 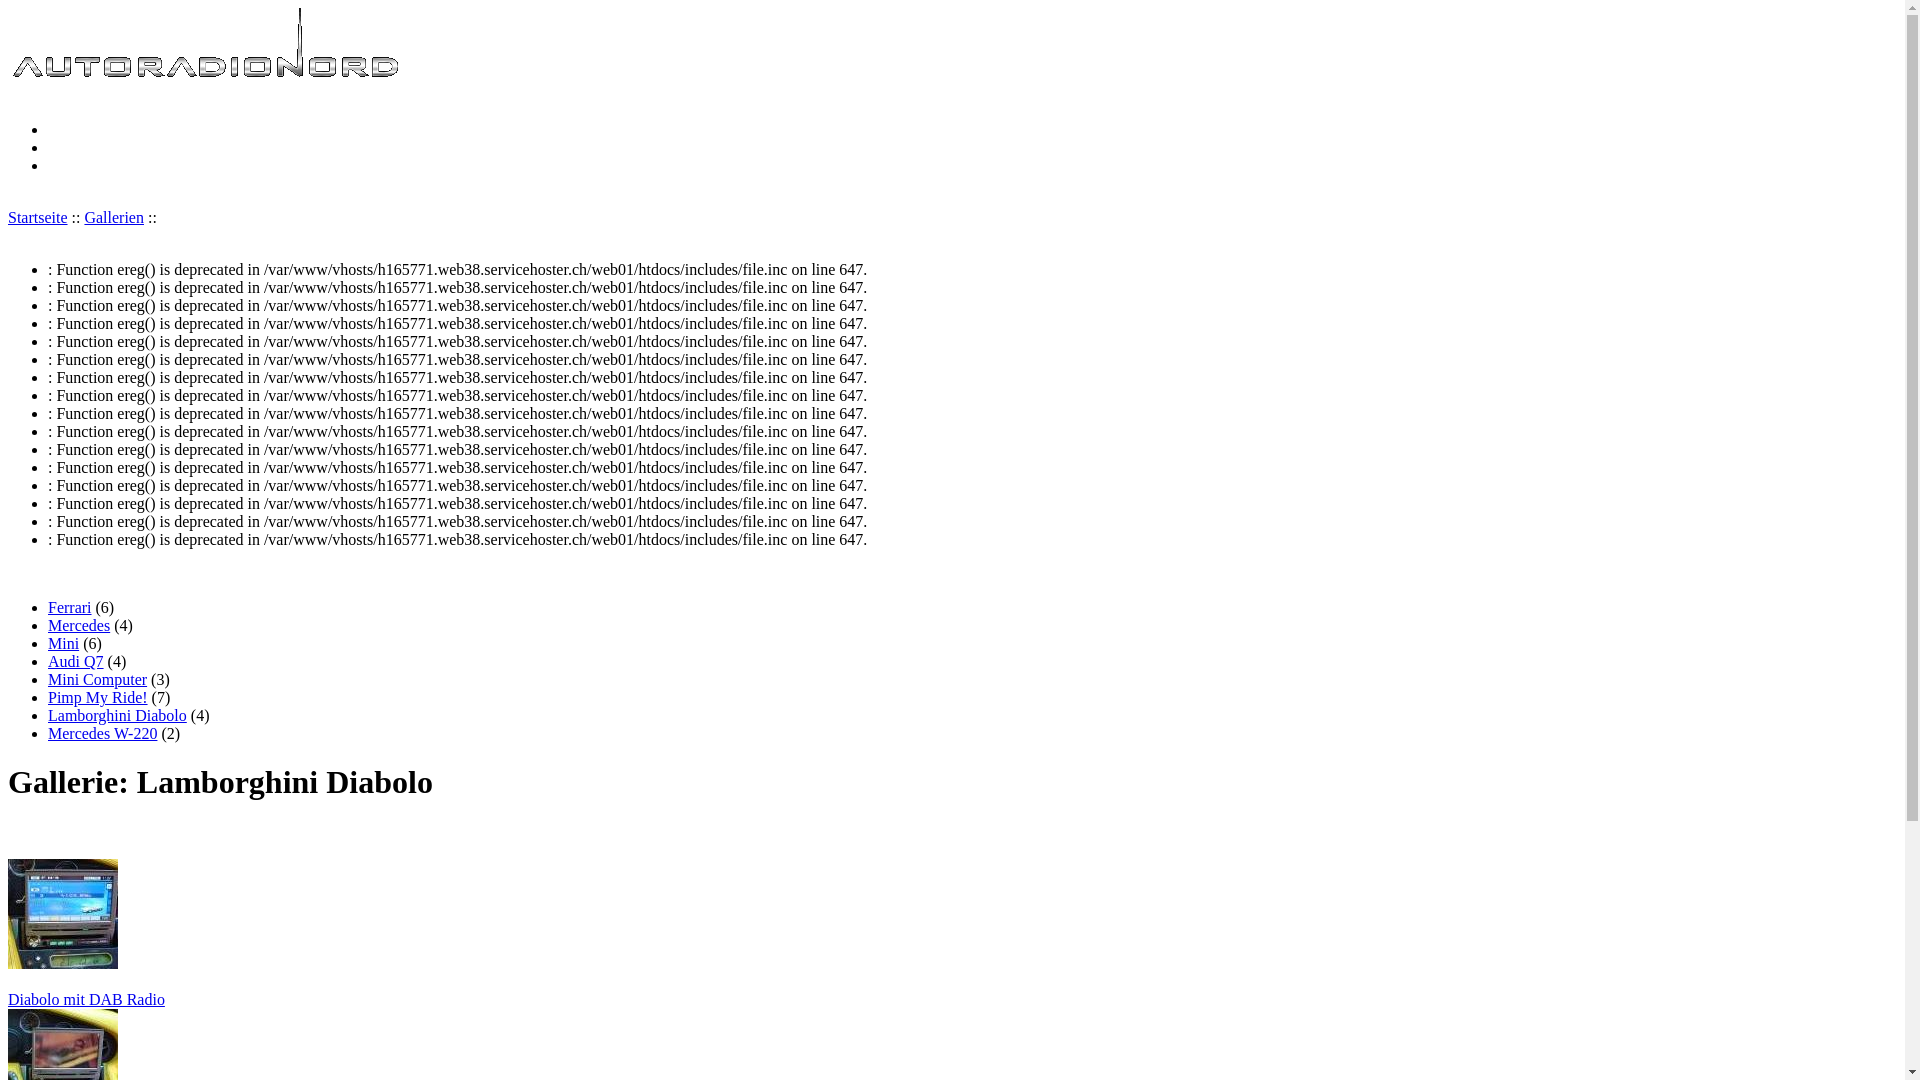 I want to click on 'Mercedes', so click(x=78, y=624).